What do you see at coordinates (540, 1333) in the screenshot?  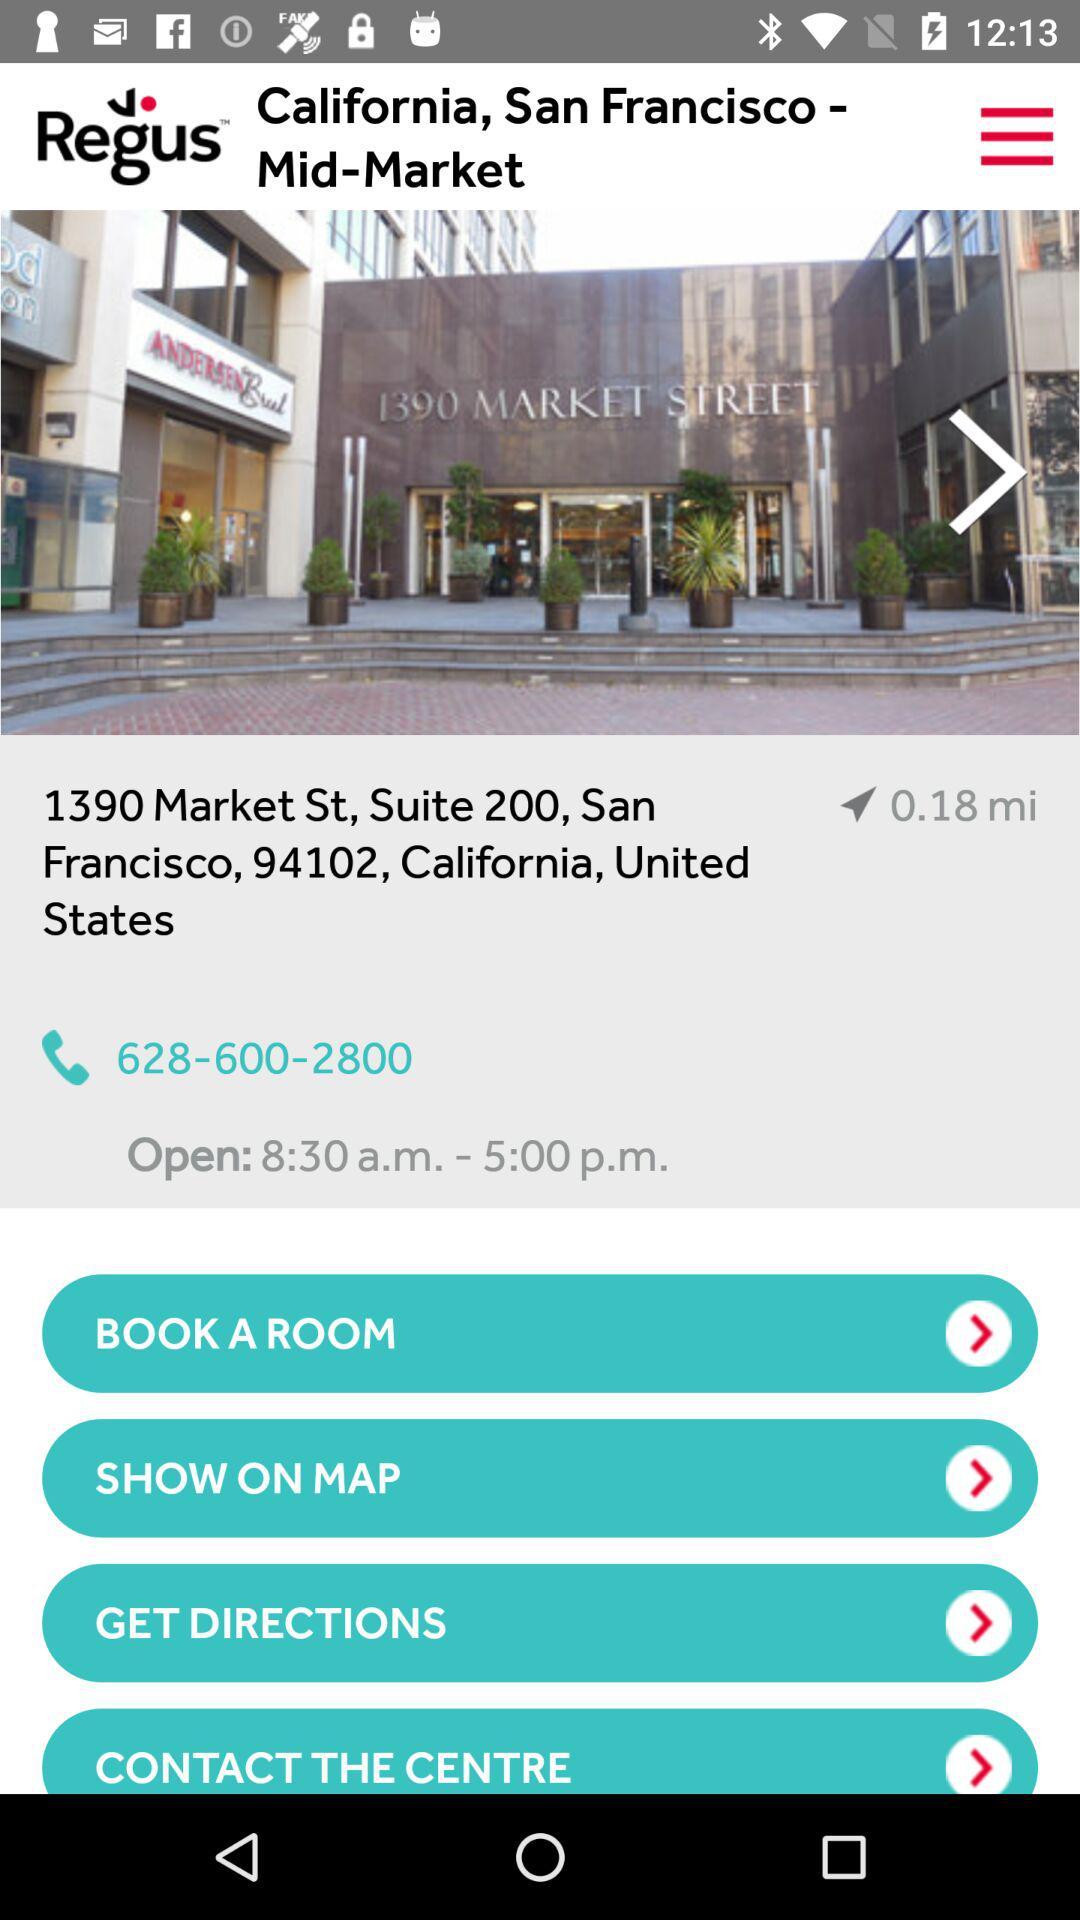 I see `the book a room icon` at bounding box center [540, 1333].